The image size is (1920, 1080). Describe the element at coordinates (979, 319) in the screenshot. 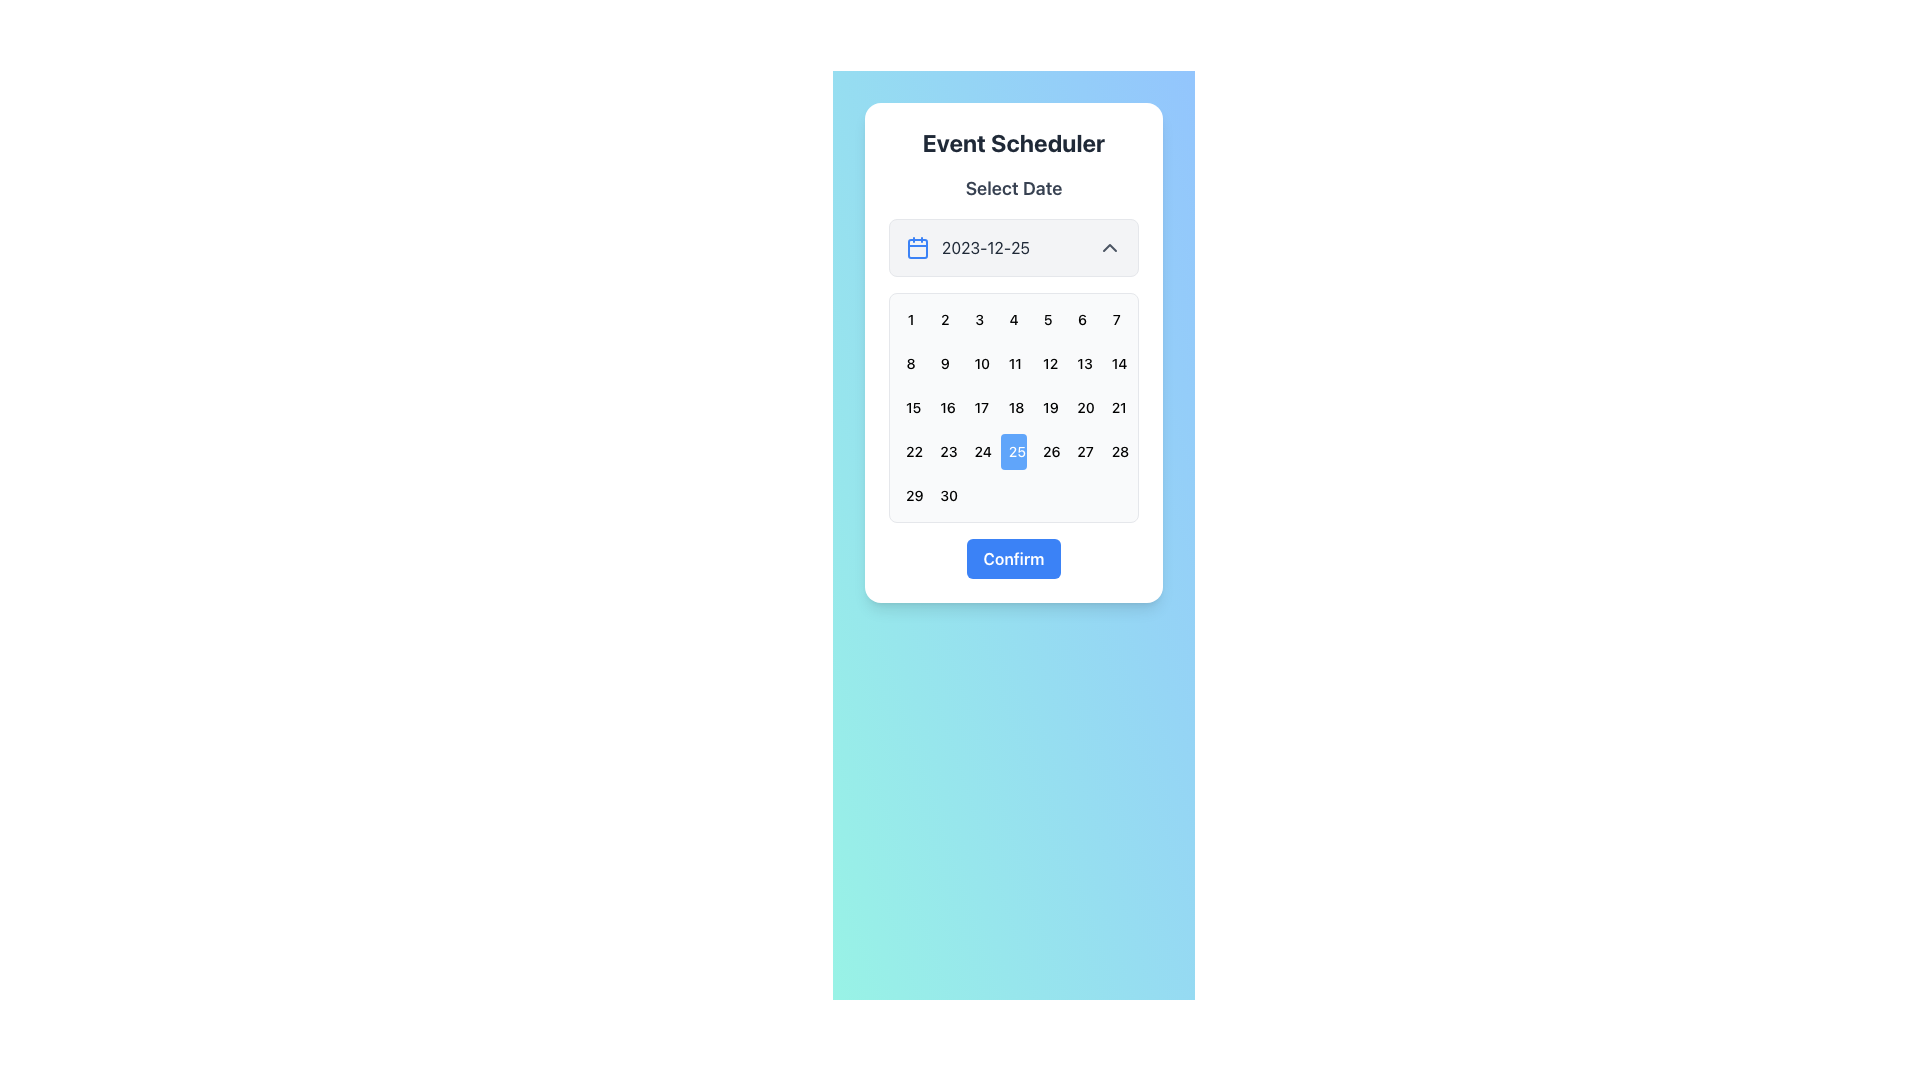

I see `the button displaying the text '3', which is the third item in the first row of a 7-column grid layout` at that location.